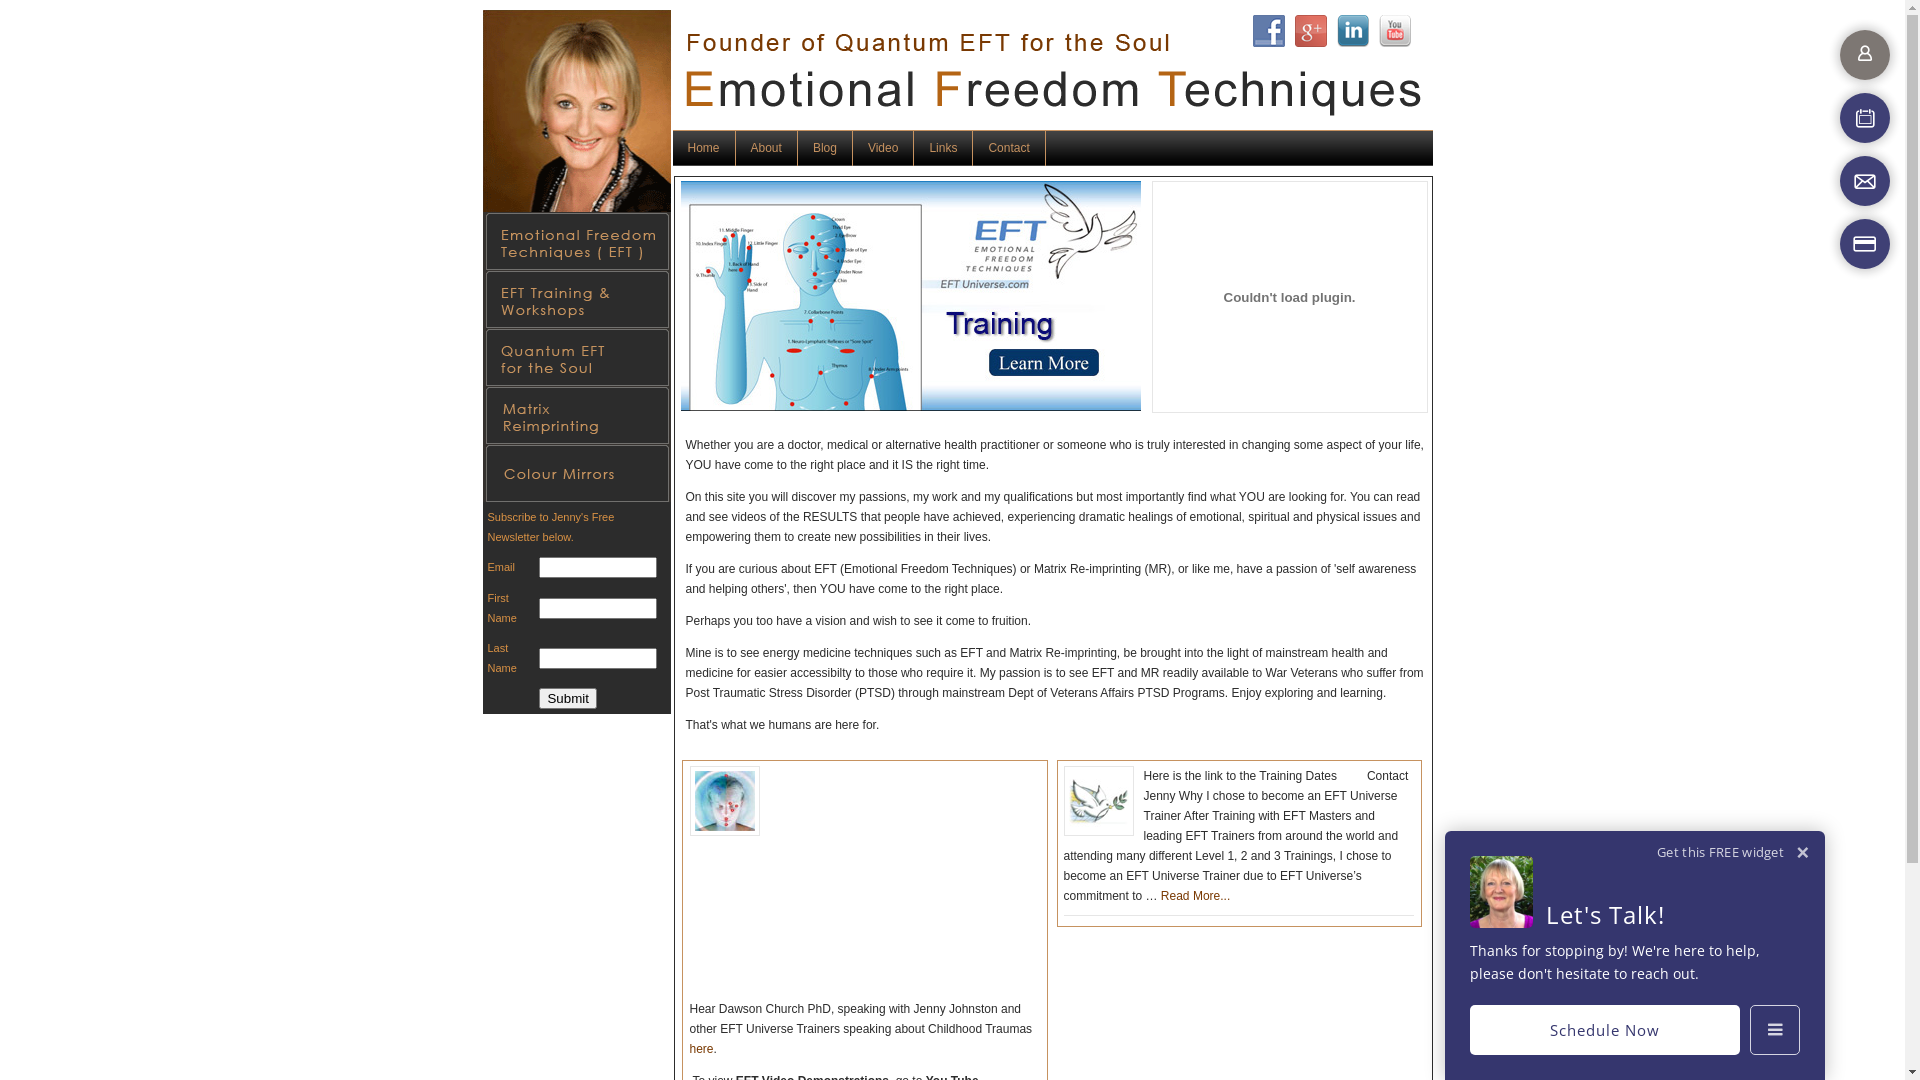 Image resolution: width=1920 pixels, height=1080 pixels. What do you see at coordinates (766, 147) in the screenshot?
I see `'About'` at bounding box center [766, 147].